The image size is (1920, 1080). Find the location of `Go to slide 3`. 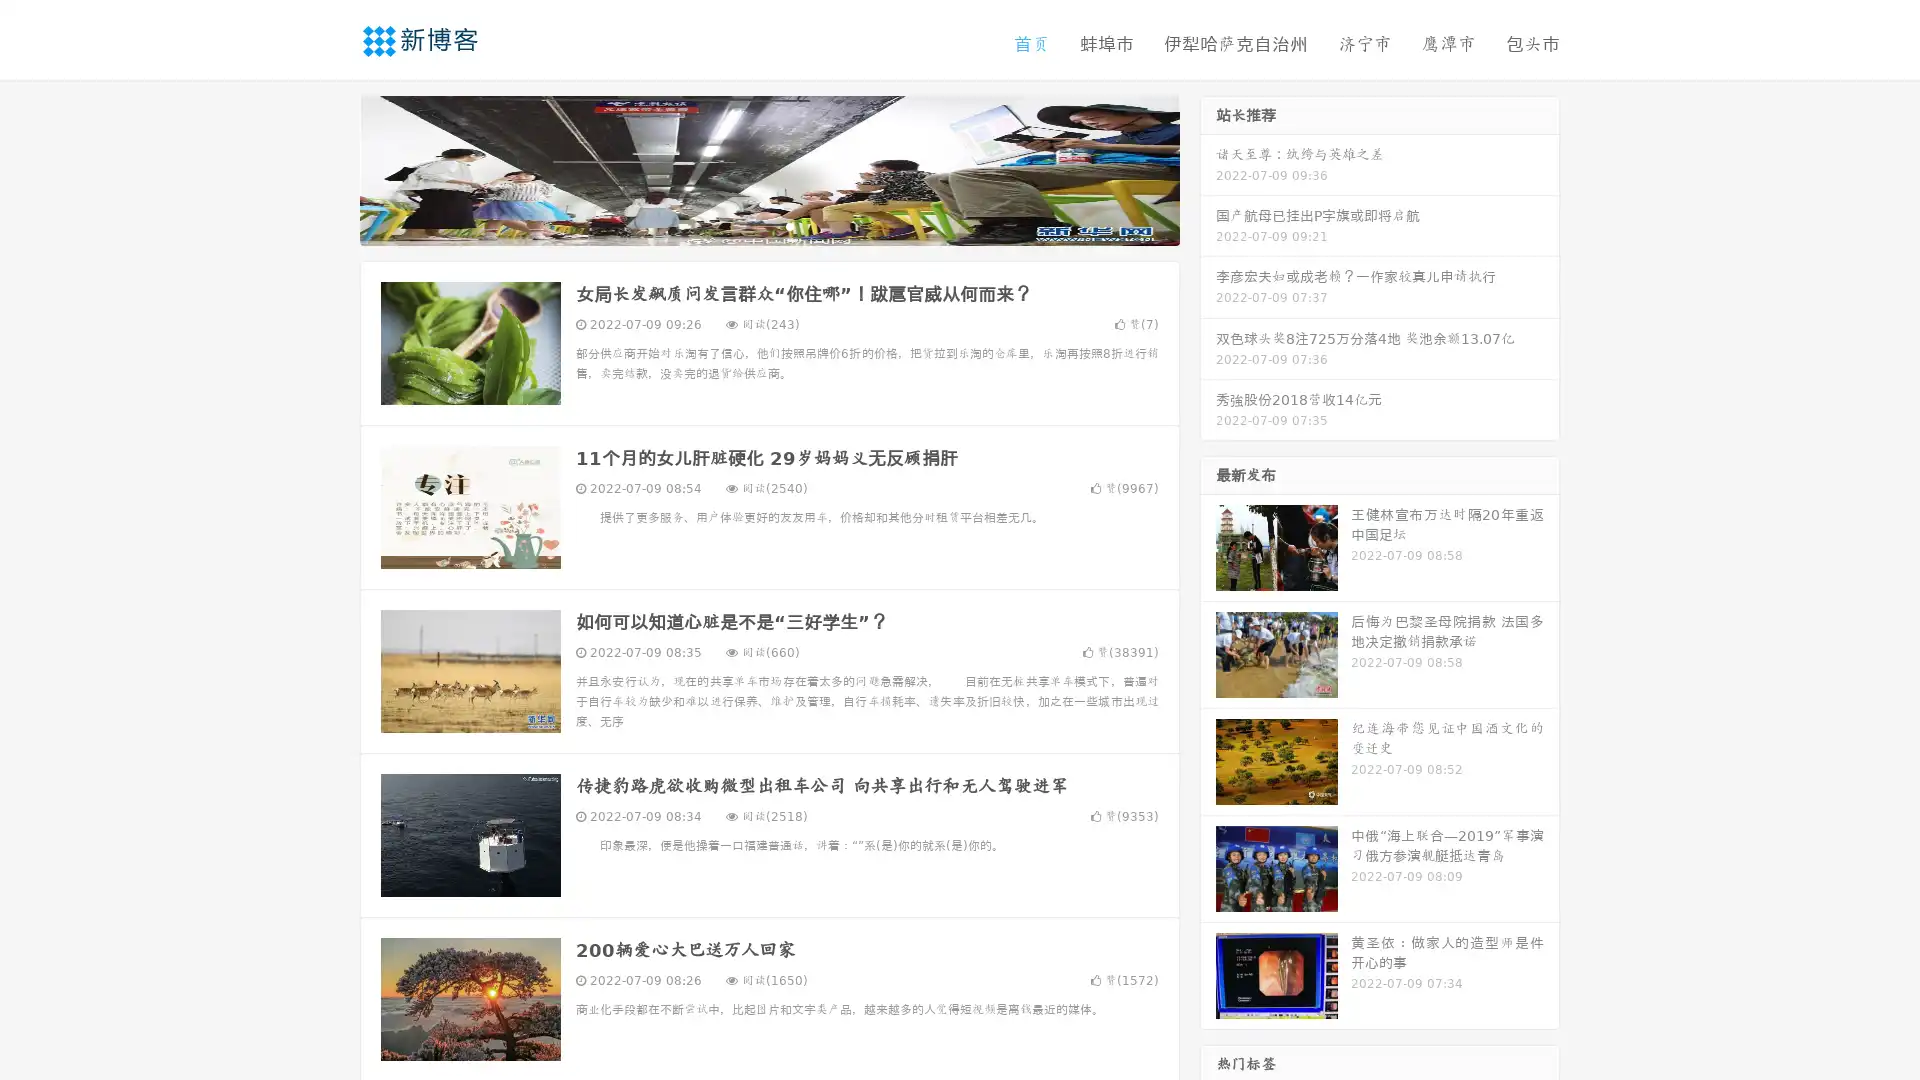

Go to slide 3 is located at coordinates (789, 225).